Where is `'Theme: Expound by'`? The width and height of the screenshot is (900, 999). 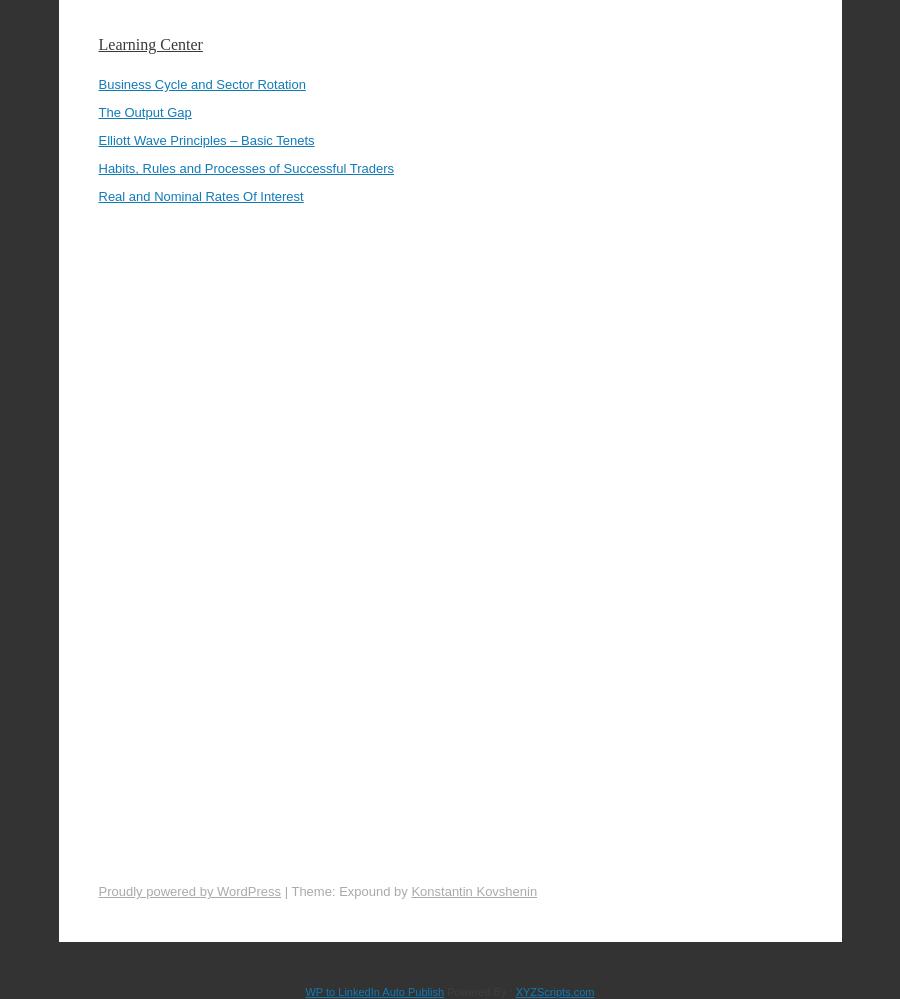
'Theme: Expound by' is located at coordinates (351, 835).